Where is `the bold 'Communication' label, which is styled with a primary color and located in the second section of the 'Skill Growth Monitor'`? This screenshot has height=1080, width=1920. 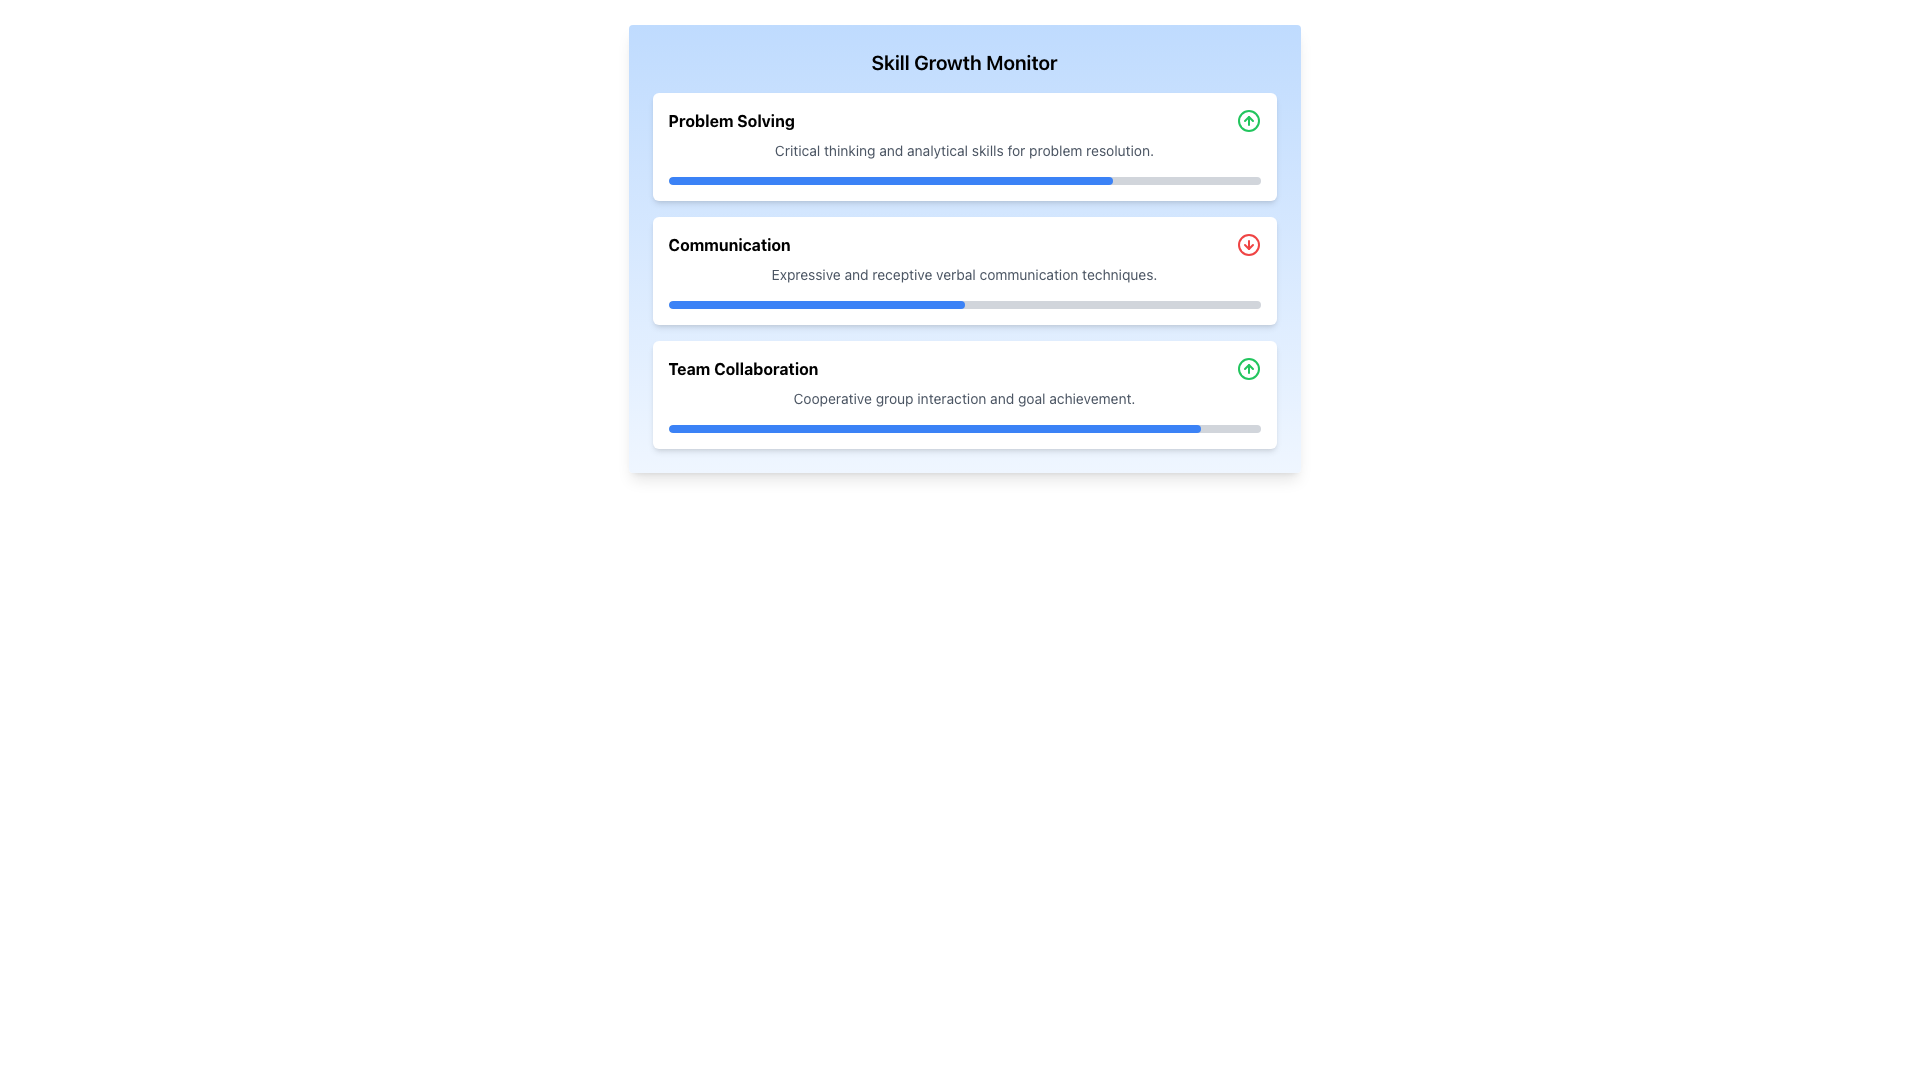
the bold 'Communication' label, which is styled with a primary color and located in the second section of the 'Skill Growth Monitor' is located at coordinates (728, 244).